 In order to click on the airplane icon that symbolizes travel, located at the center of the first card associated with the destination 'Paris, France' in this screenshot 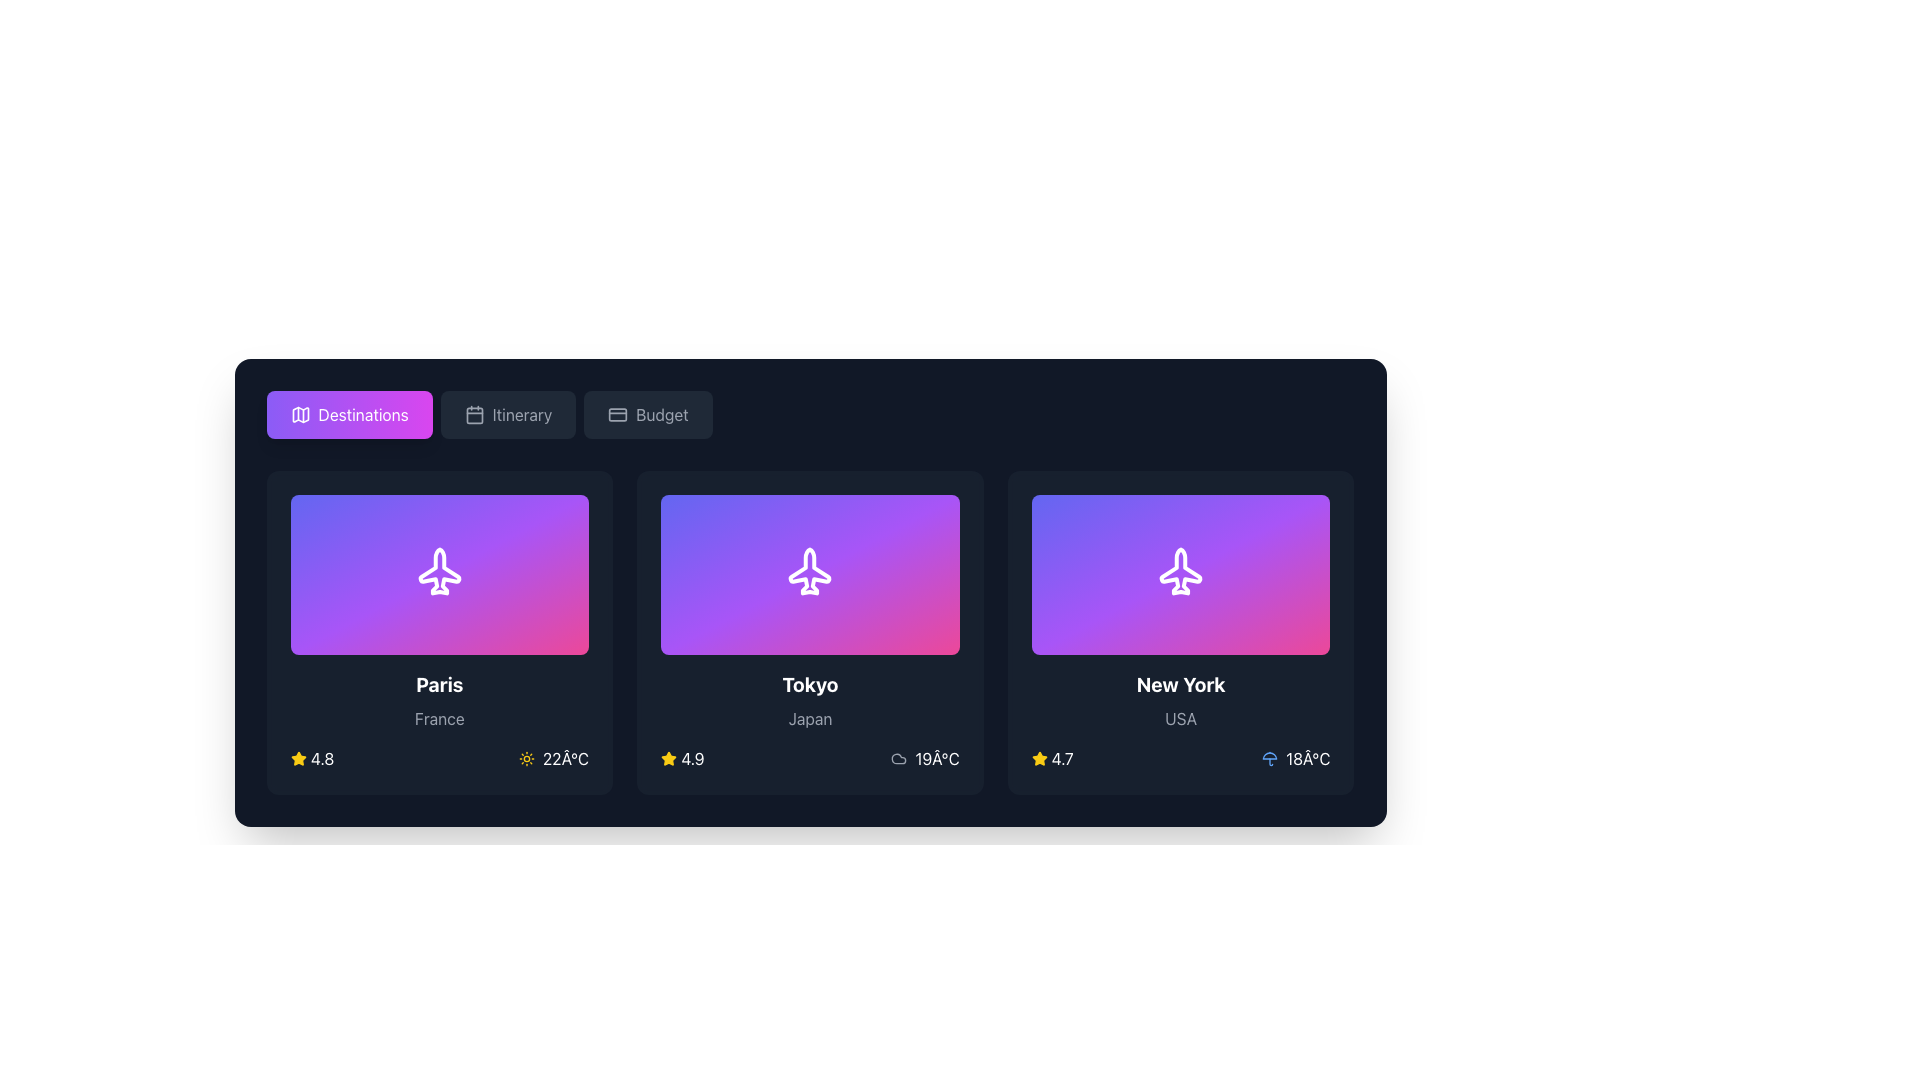, I will do `click(438, 574)`.